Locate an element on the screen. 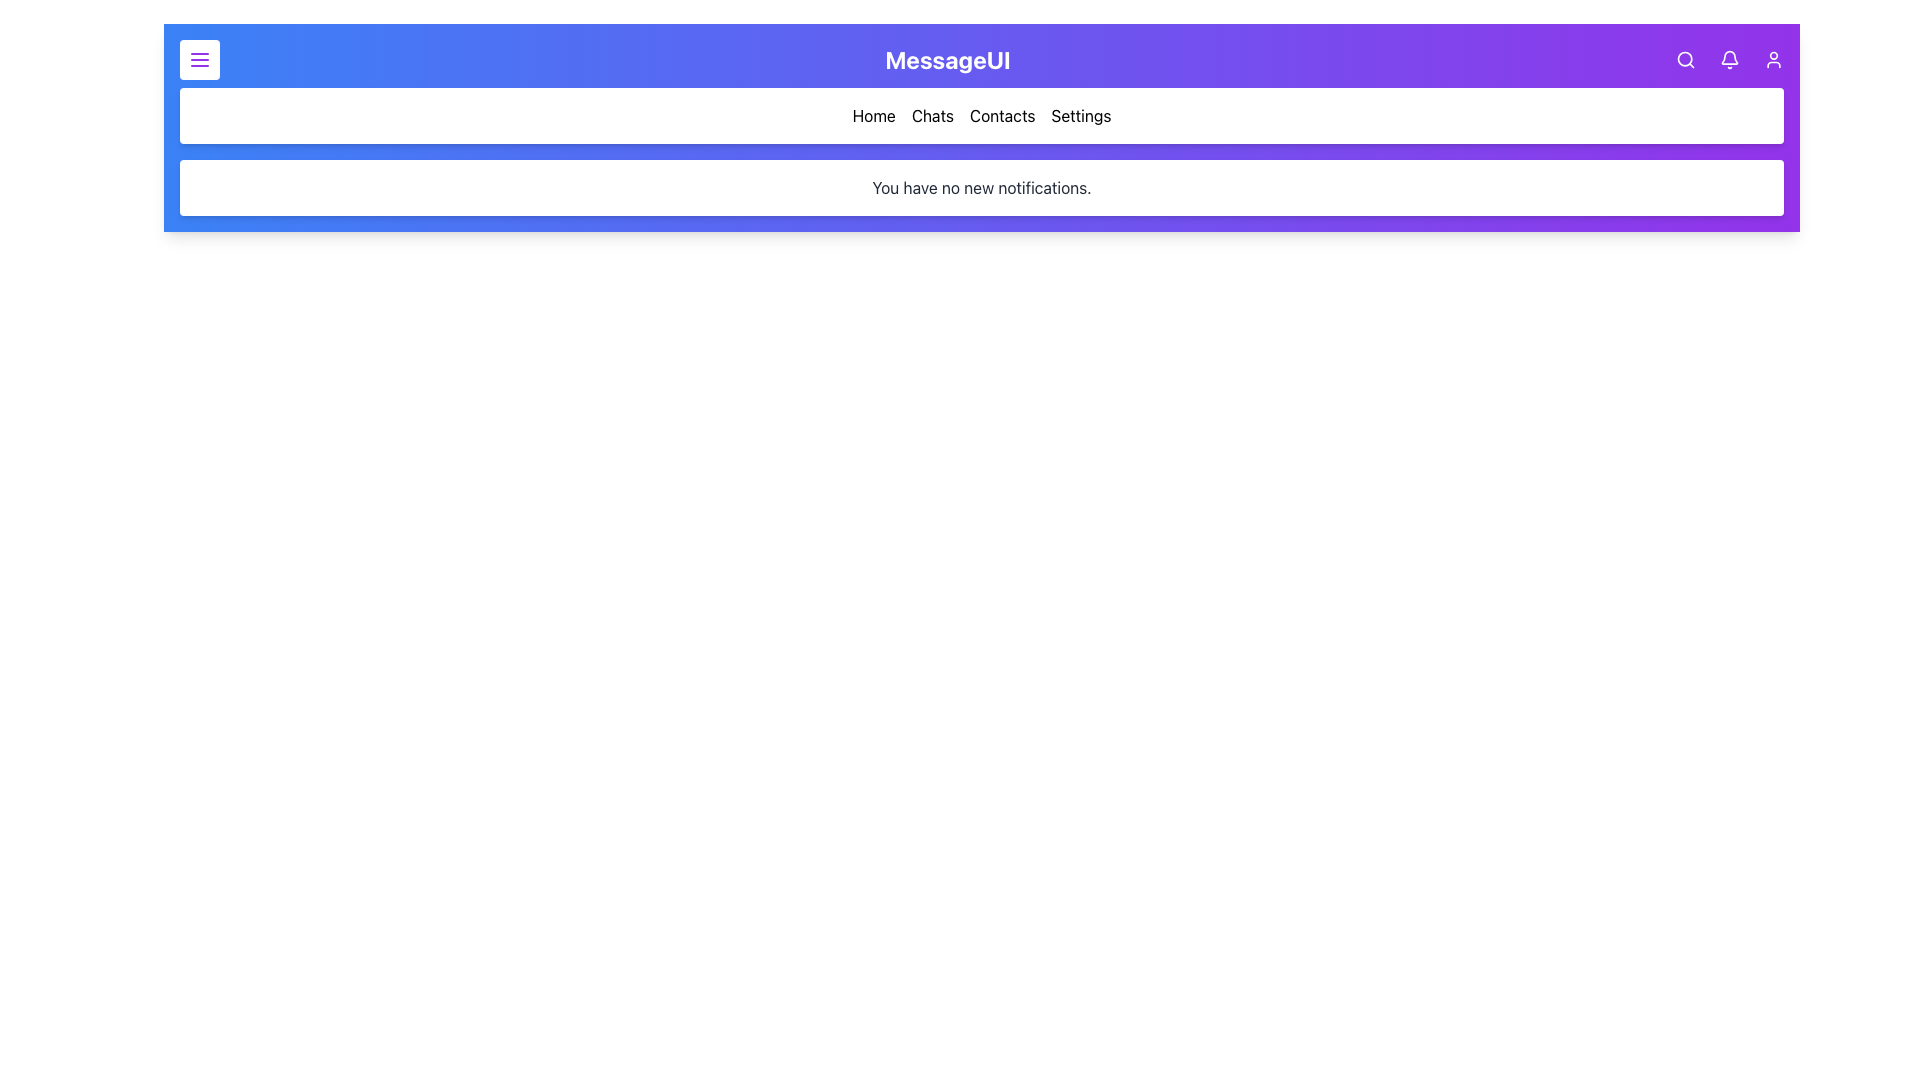 This screenshot has height=1080, width=1920. the user profile button located at the far right of the navigation bar is located at coordinates (1773, 59).